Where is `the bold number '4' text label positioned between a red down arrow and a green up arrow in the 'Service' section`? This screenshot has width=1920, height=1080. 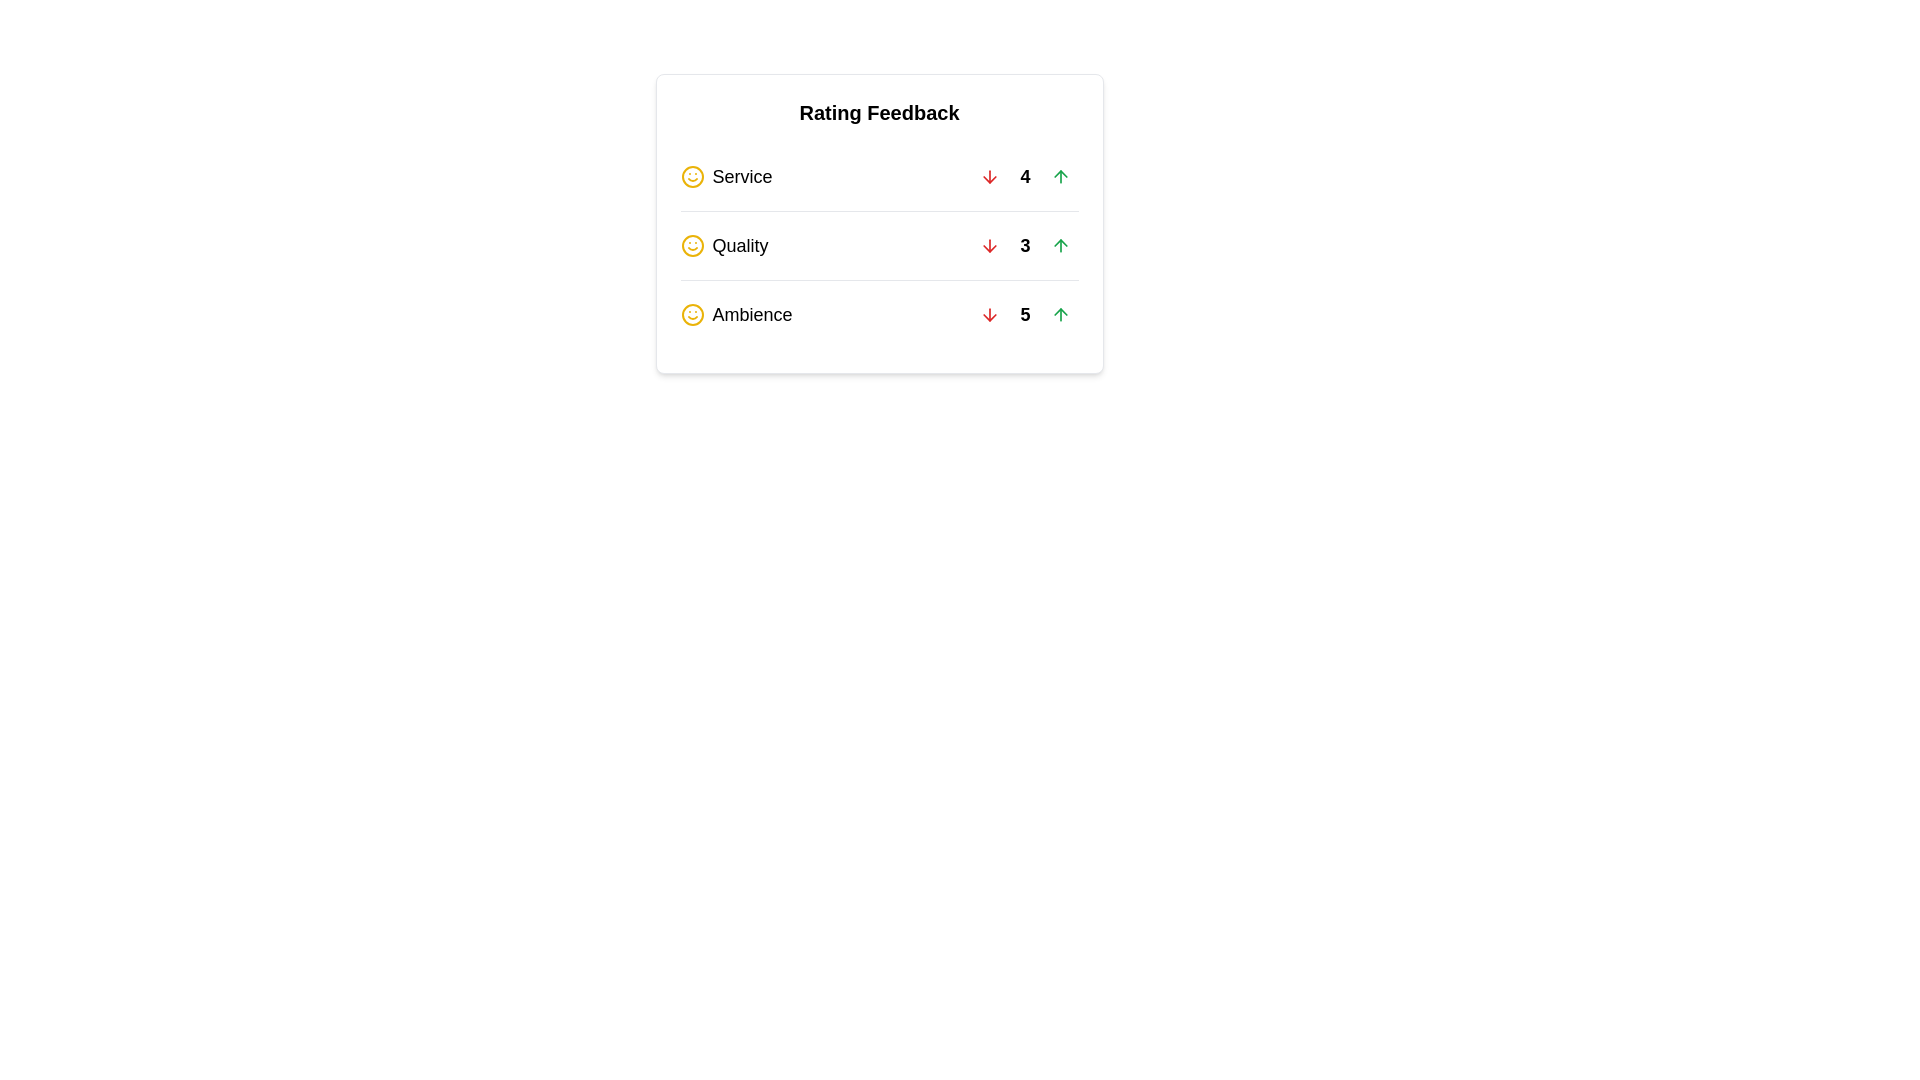 the bold number '4' text label positioned between a red down arrow and a green up arrow in the 'Service' section is located at coordinates (1025, 176).